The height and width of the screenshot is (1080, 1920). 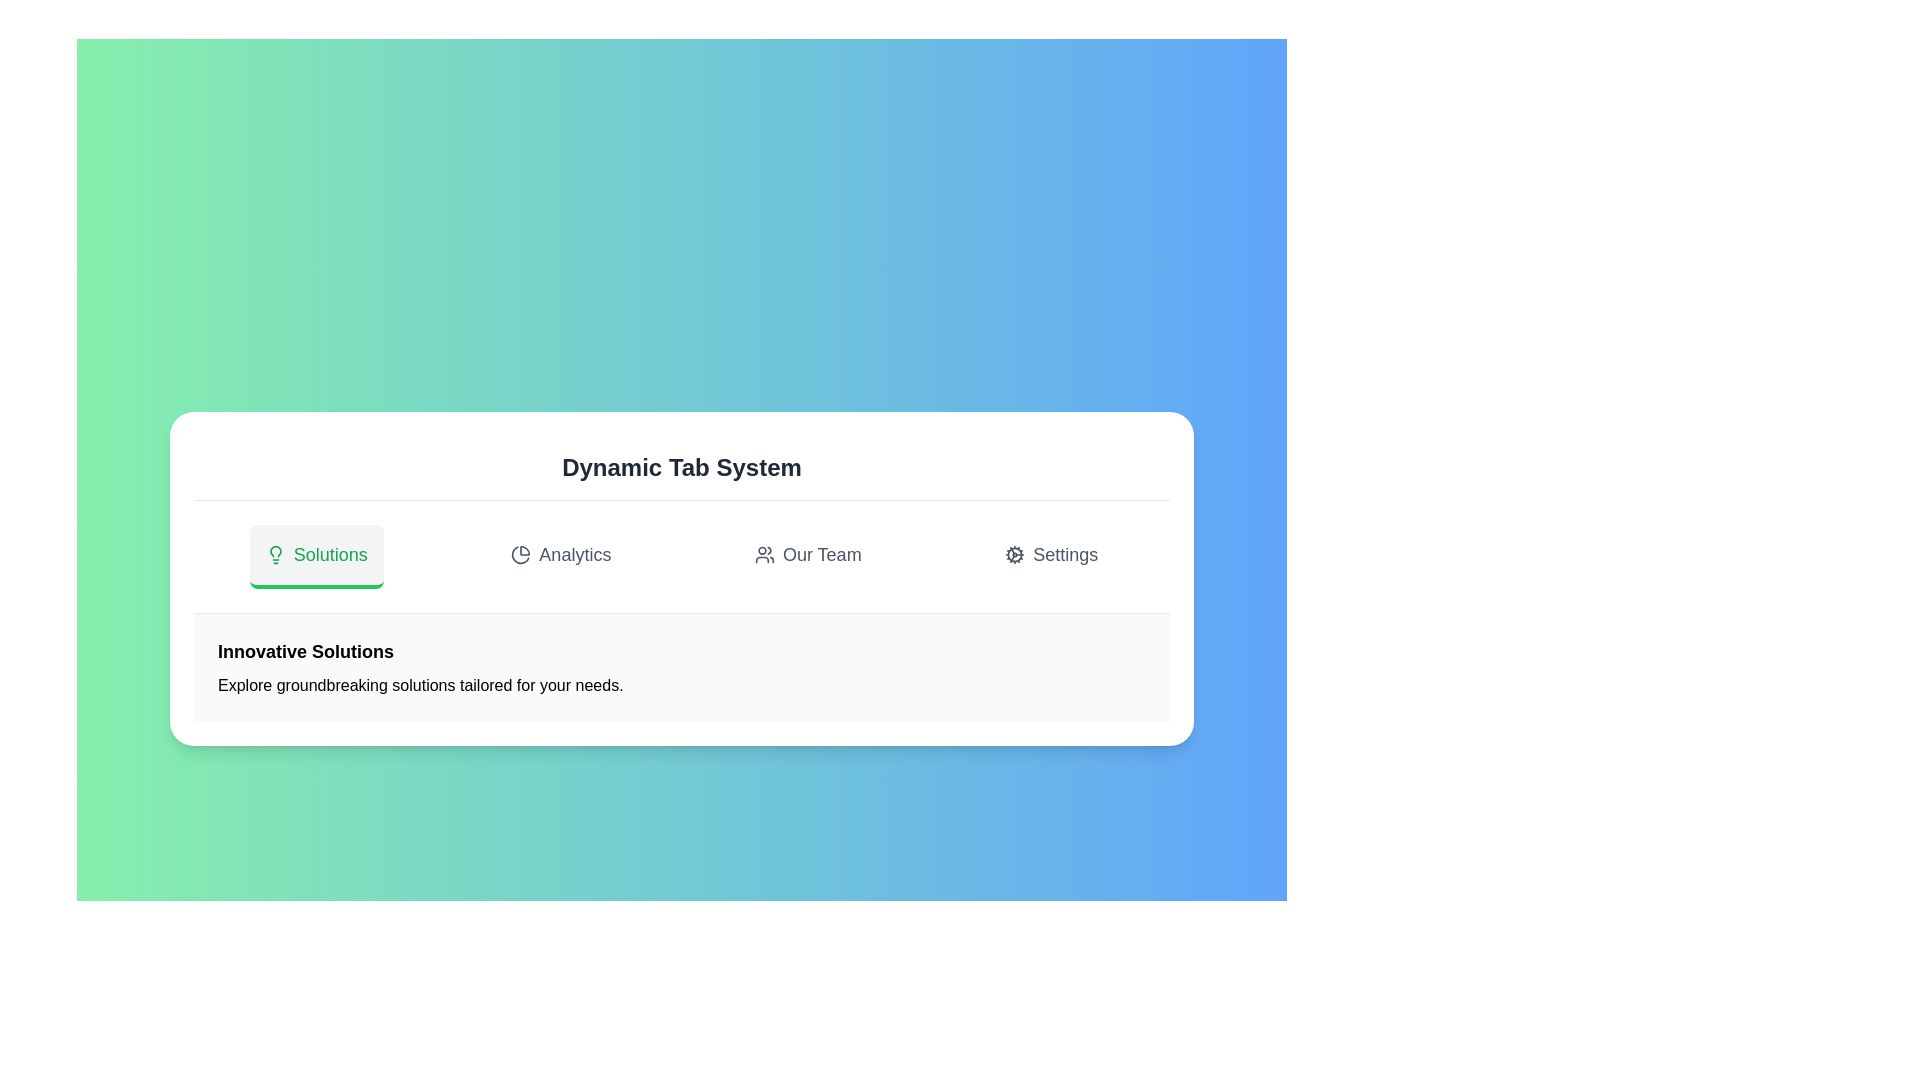 I want to click on the 'Settings' button located, so click(x=1050, y=556).